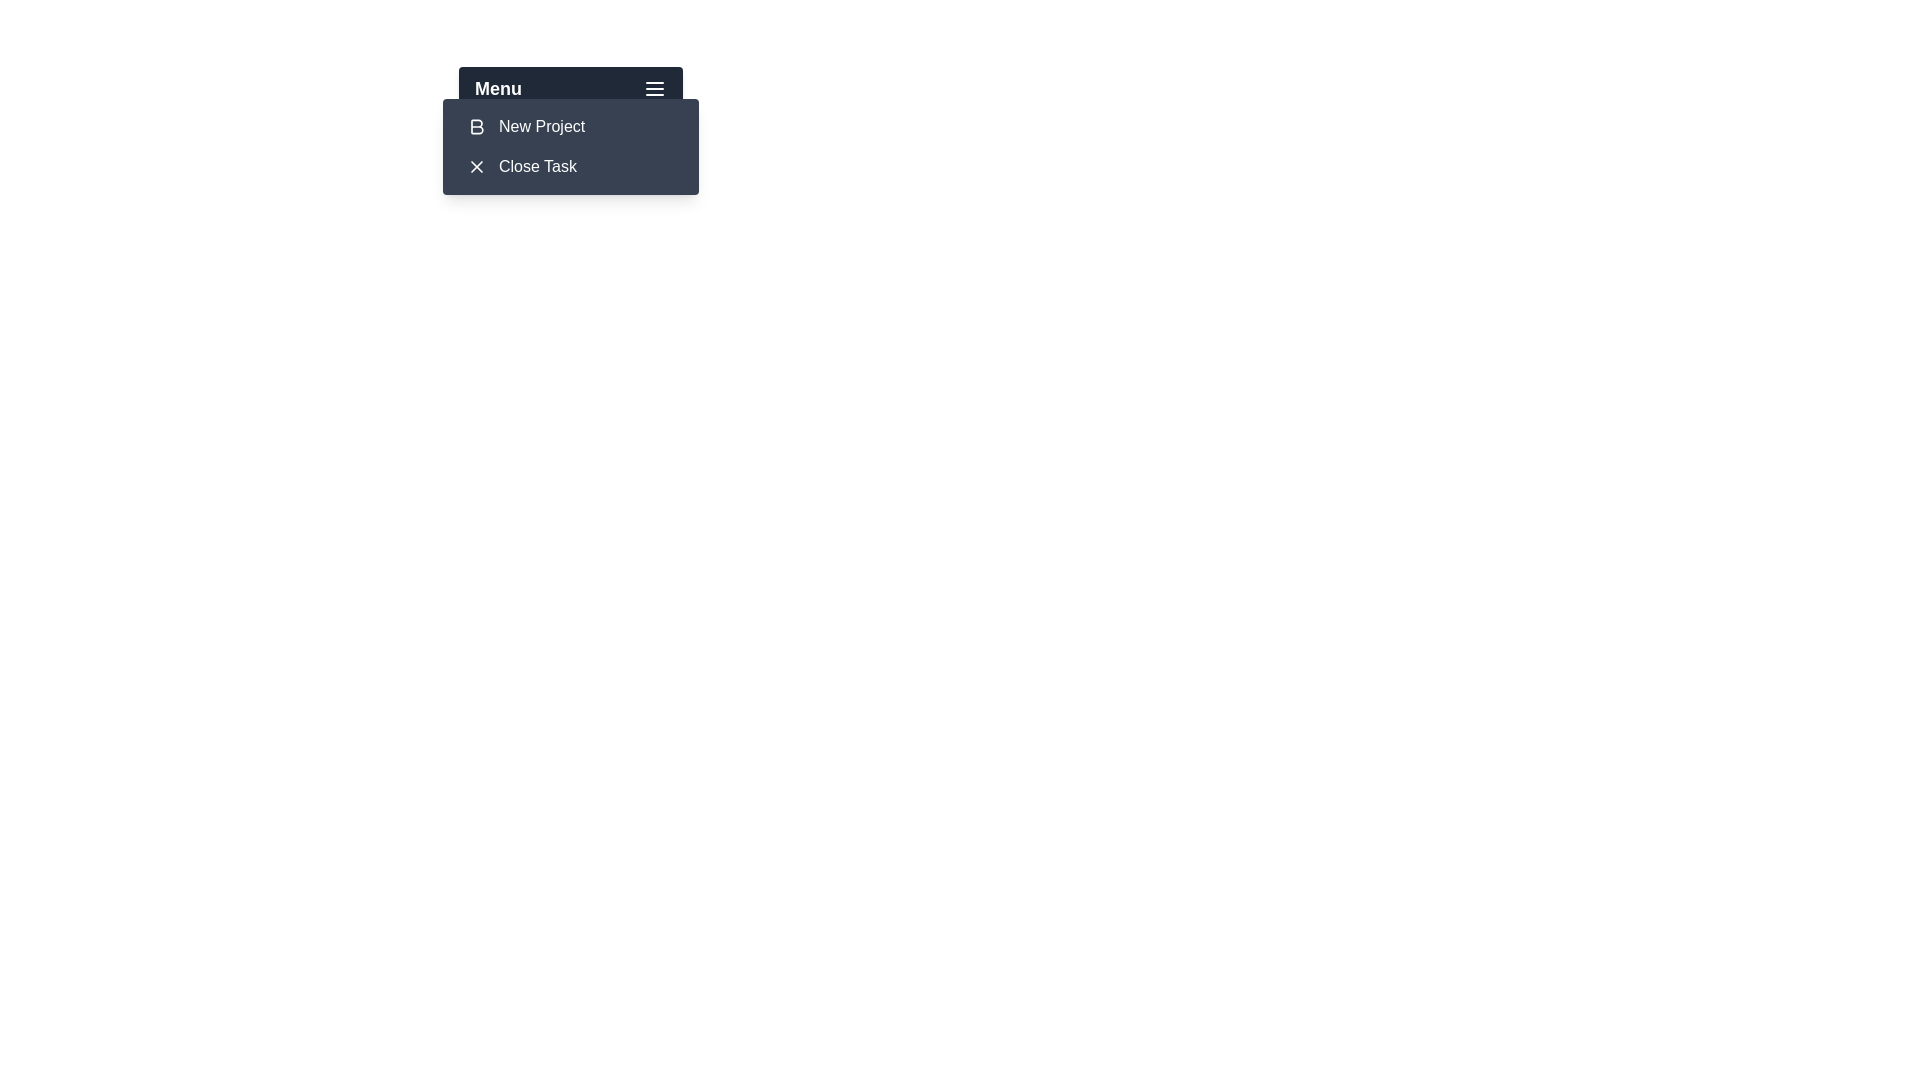 The height and width of the screenshot is (1080, 1920). What do you see at coordinates (570, 127) in the screenshot?
I see `the first item in the dropdown menu under the 'Menu' header` at bounding box center [570, 127].